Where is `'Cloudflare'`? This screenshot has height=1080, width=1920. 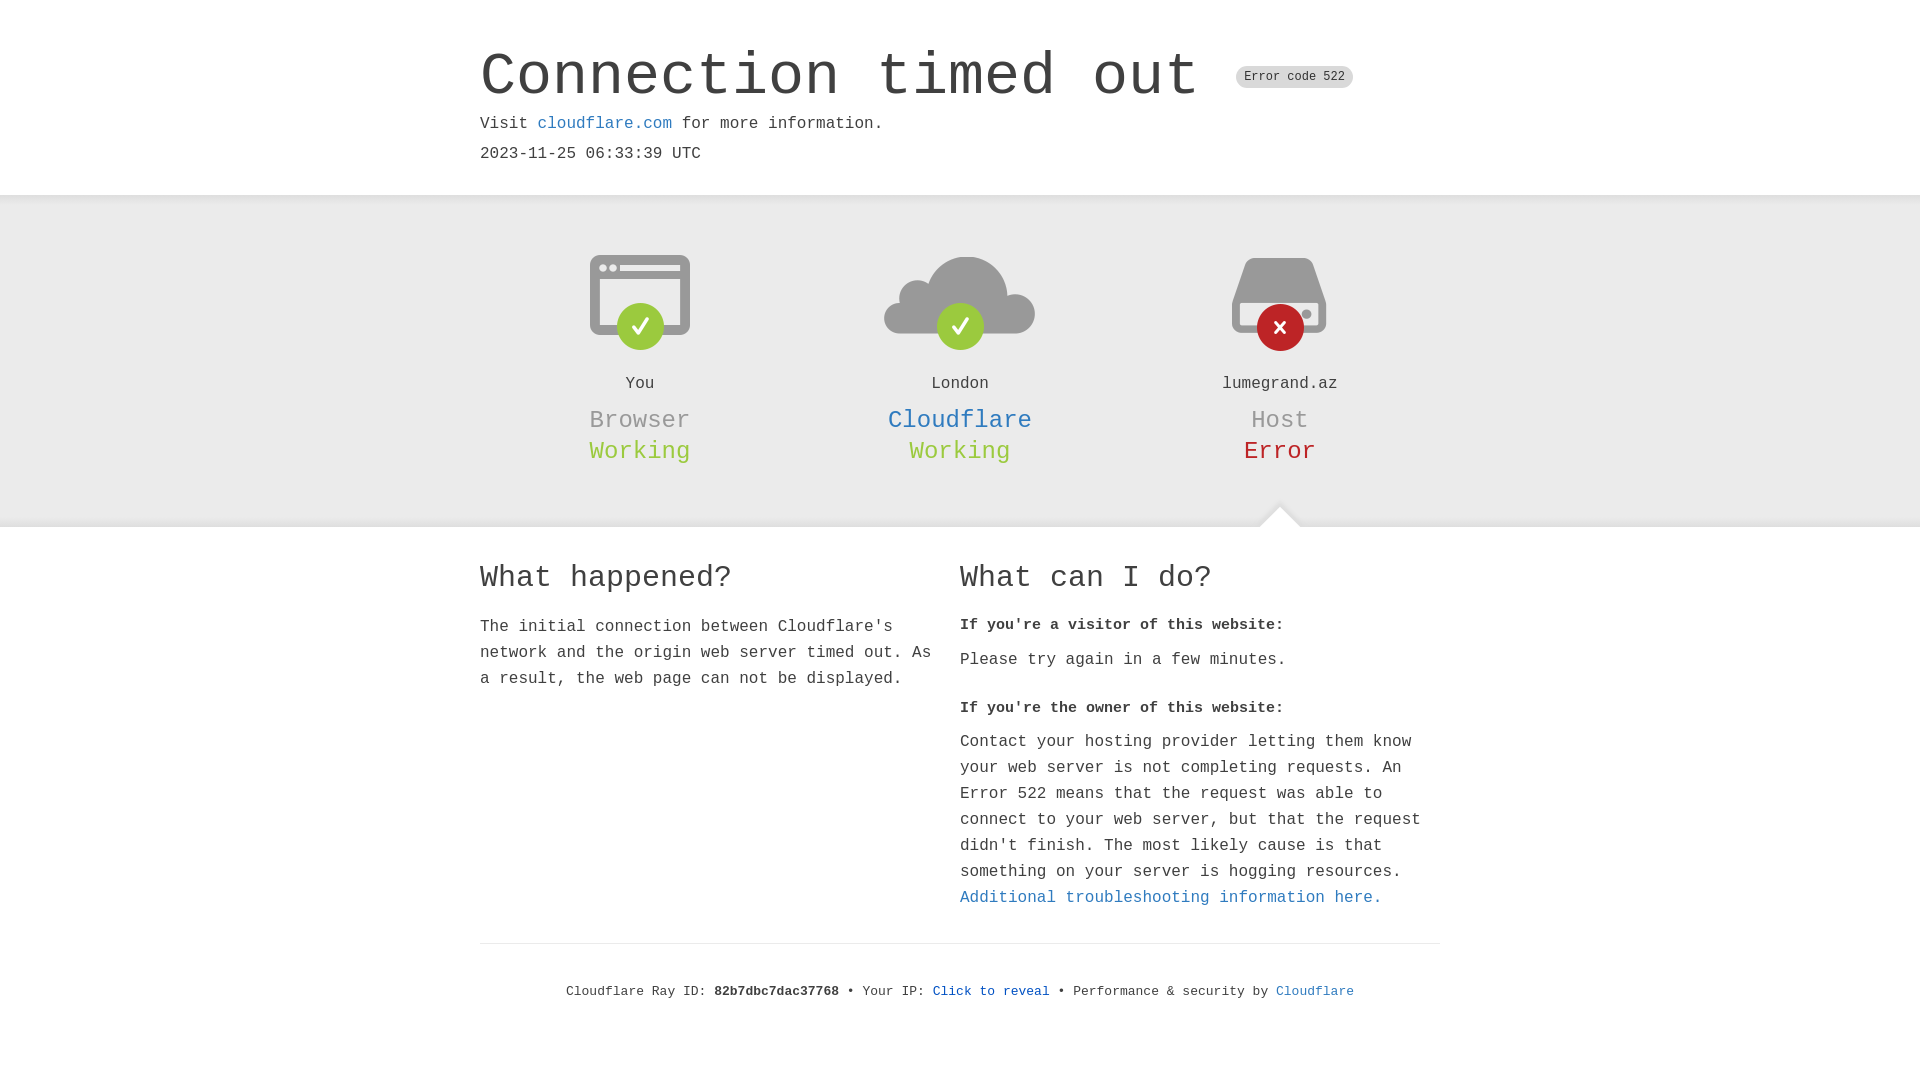 'Cloudflare' is located at coordinates (960, 419).